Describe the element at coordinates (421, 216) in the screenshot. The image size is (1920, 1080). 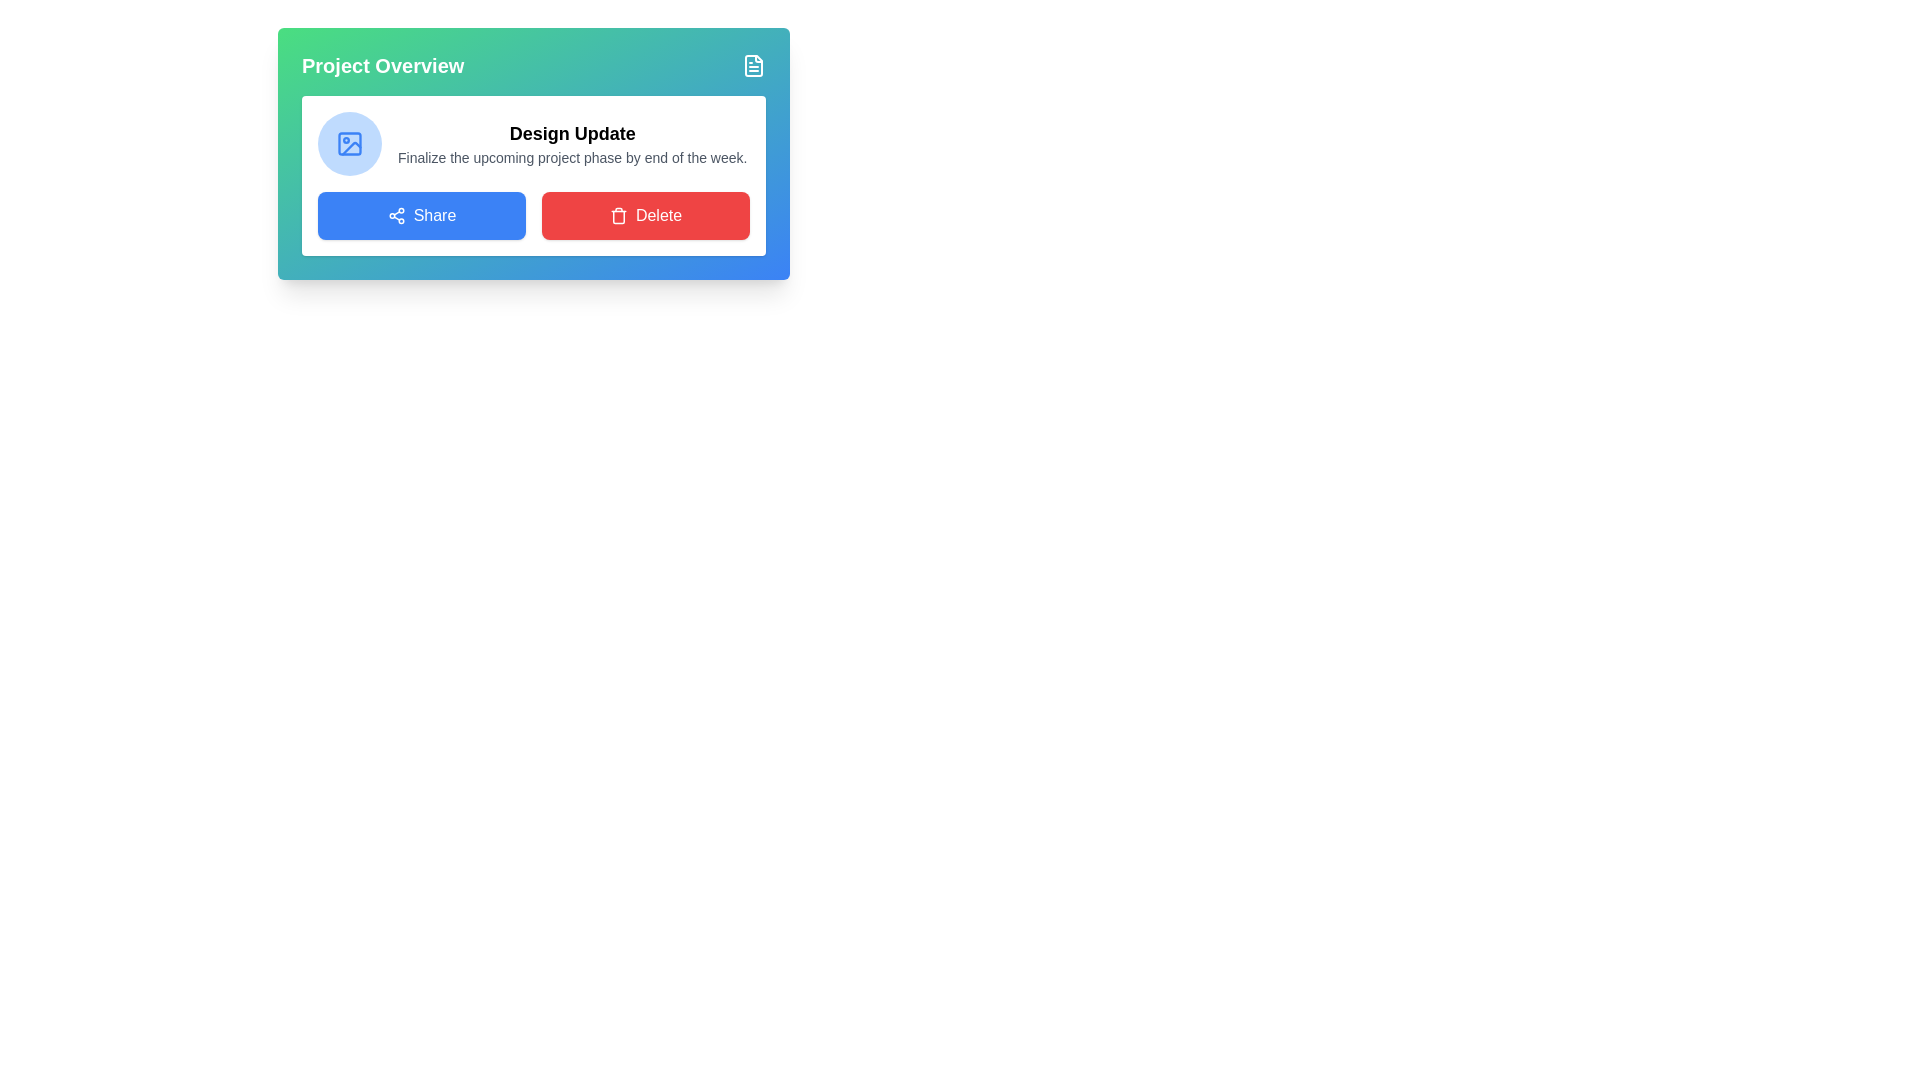
I see `the 'Share' button, which is a rectangular button with a blue background and white text, located within the 'Project Overview' card component` at that location.